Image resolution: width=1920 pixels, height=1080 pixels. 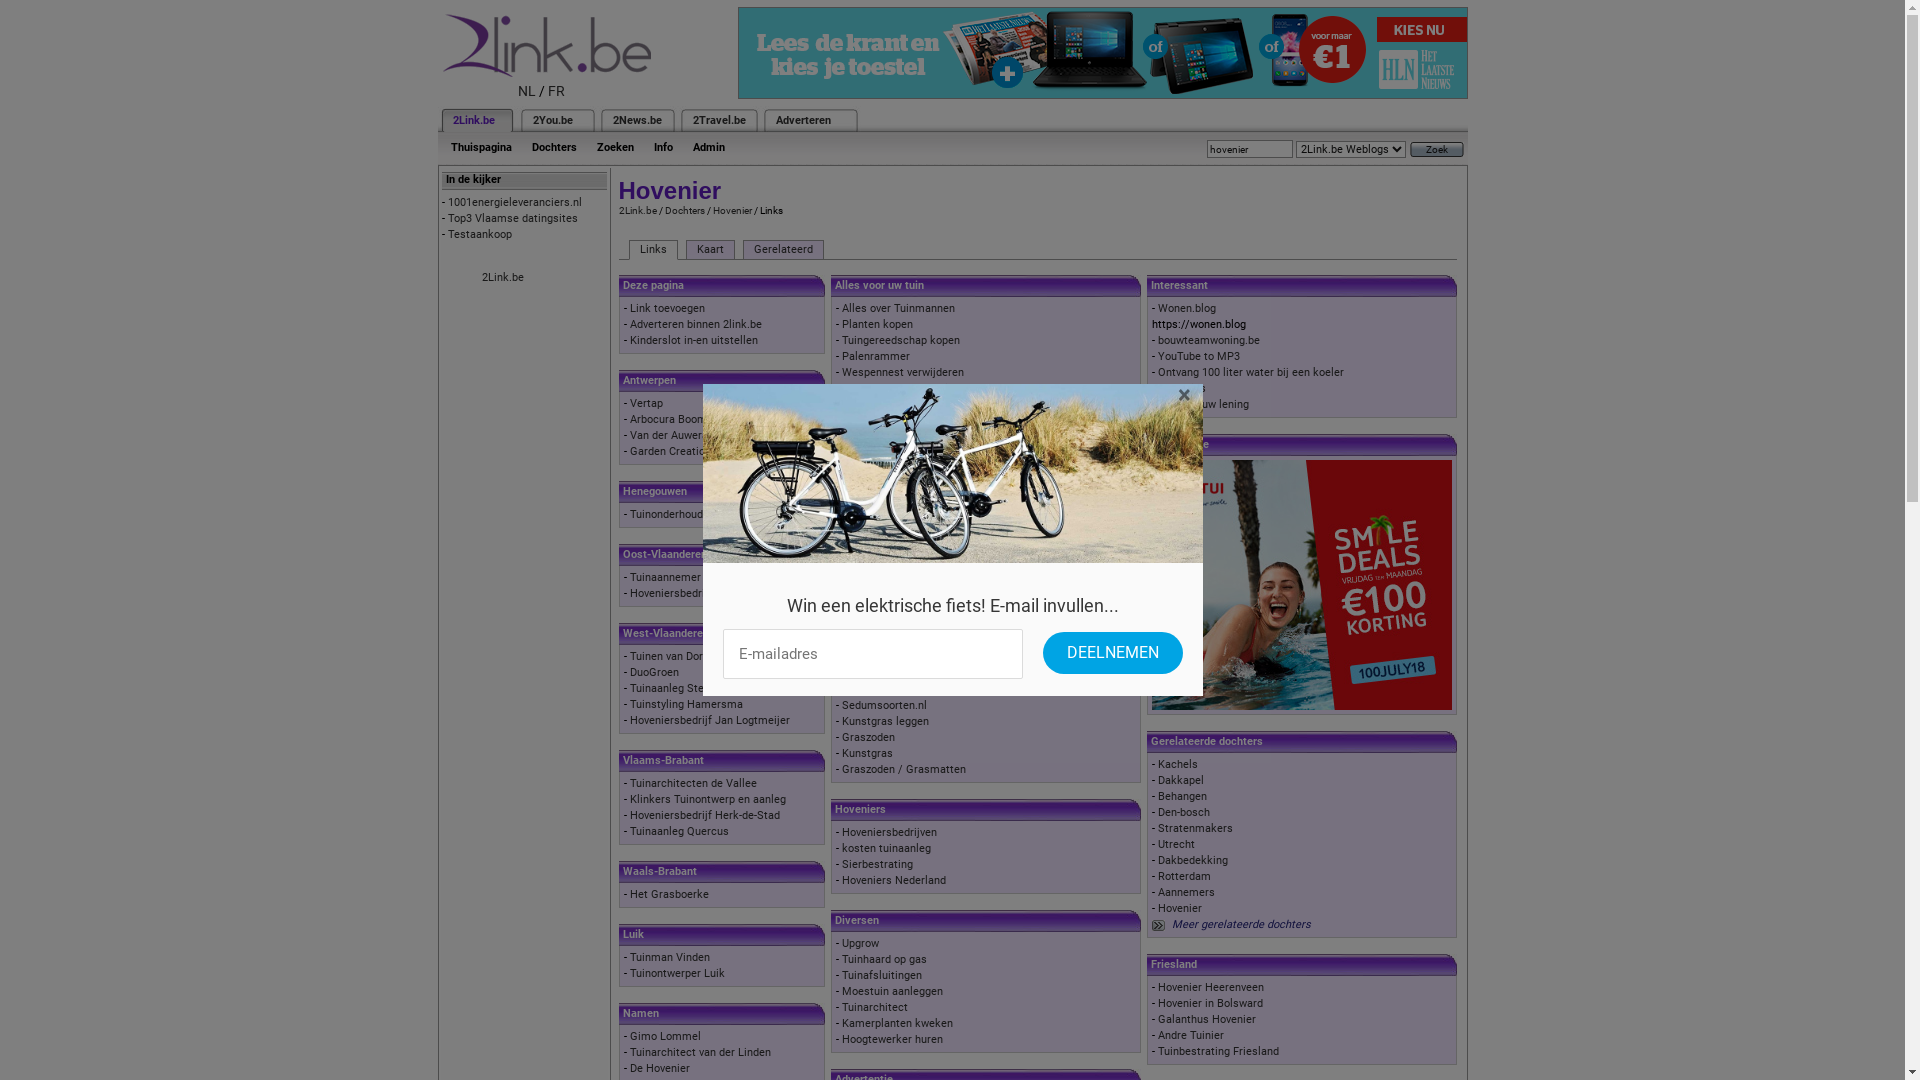 What do you see at coordinates (705, 815) in the screenshot?
I see `'Hoveniersbedrijf Herk-de-Stad'` at bounding box center [705, 815].